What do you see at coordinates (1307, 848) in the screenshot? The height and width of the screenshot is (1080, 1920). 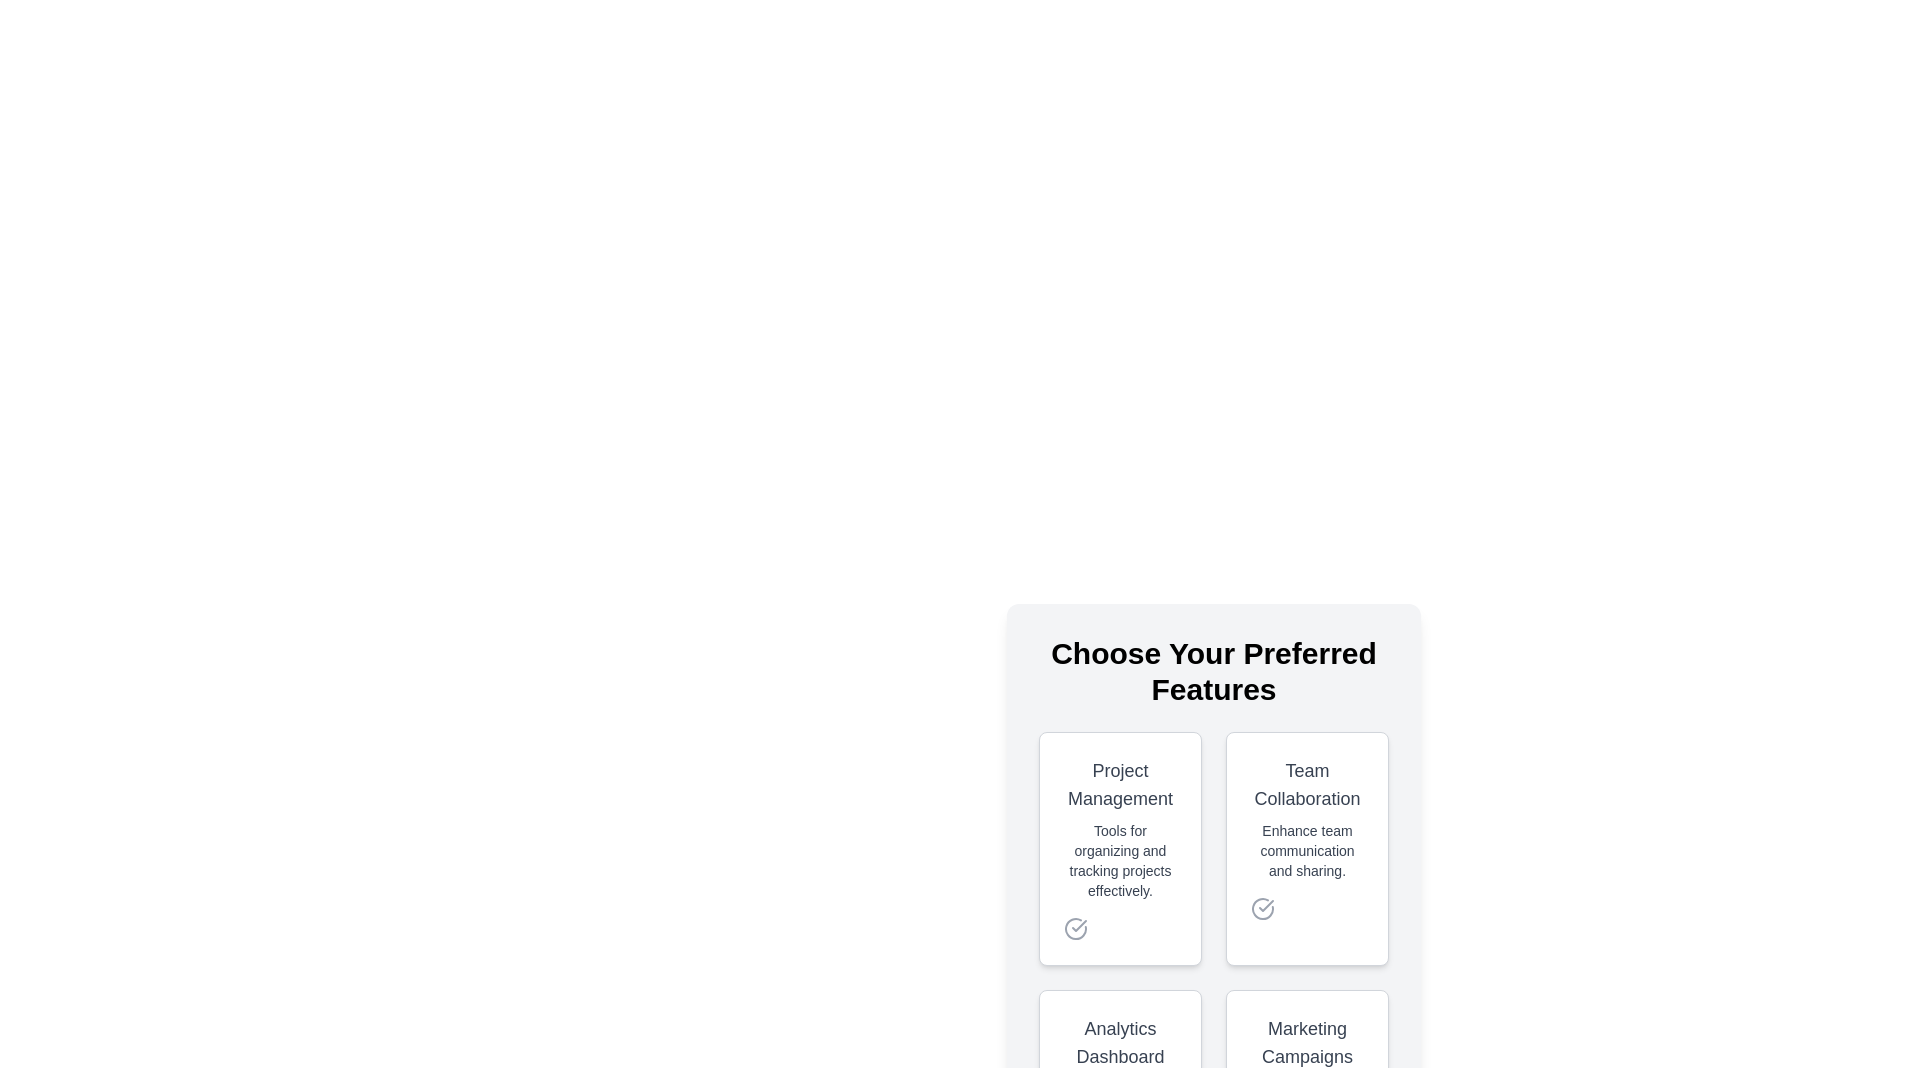 I see `the feature card Team Collaboration` at bounding box center [1307, 848].